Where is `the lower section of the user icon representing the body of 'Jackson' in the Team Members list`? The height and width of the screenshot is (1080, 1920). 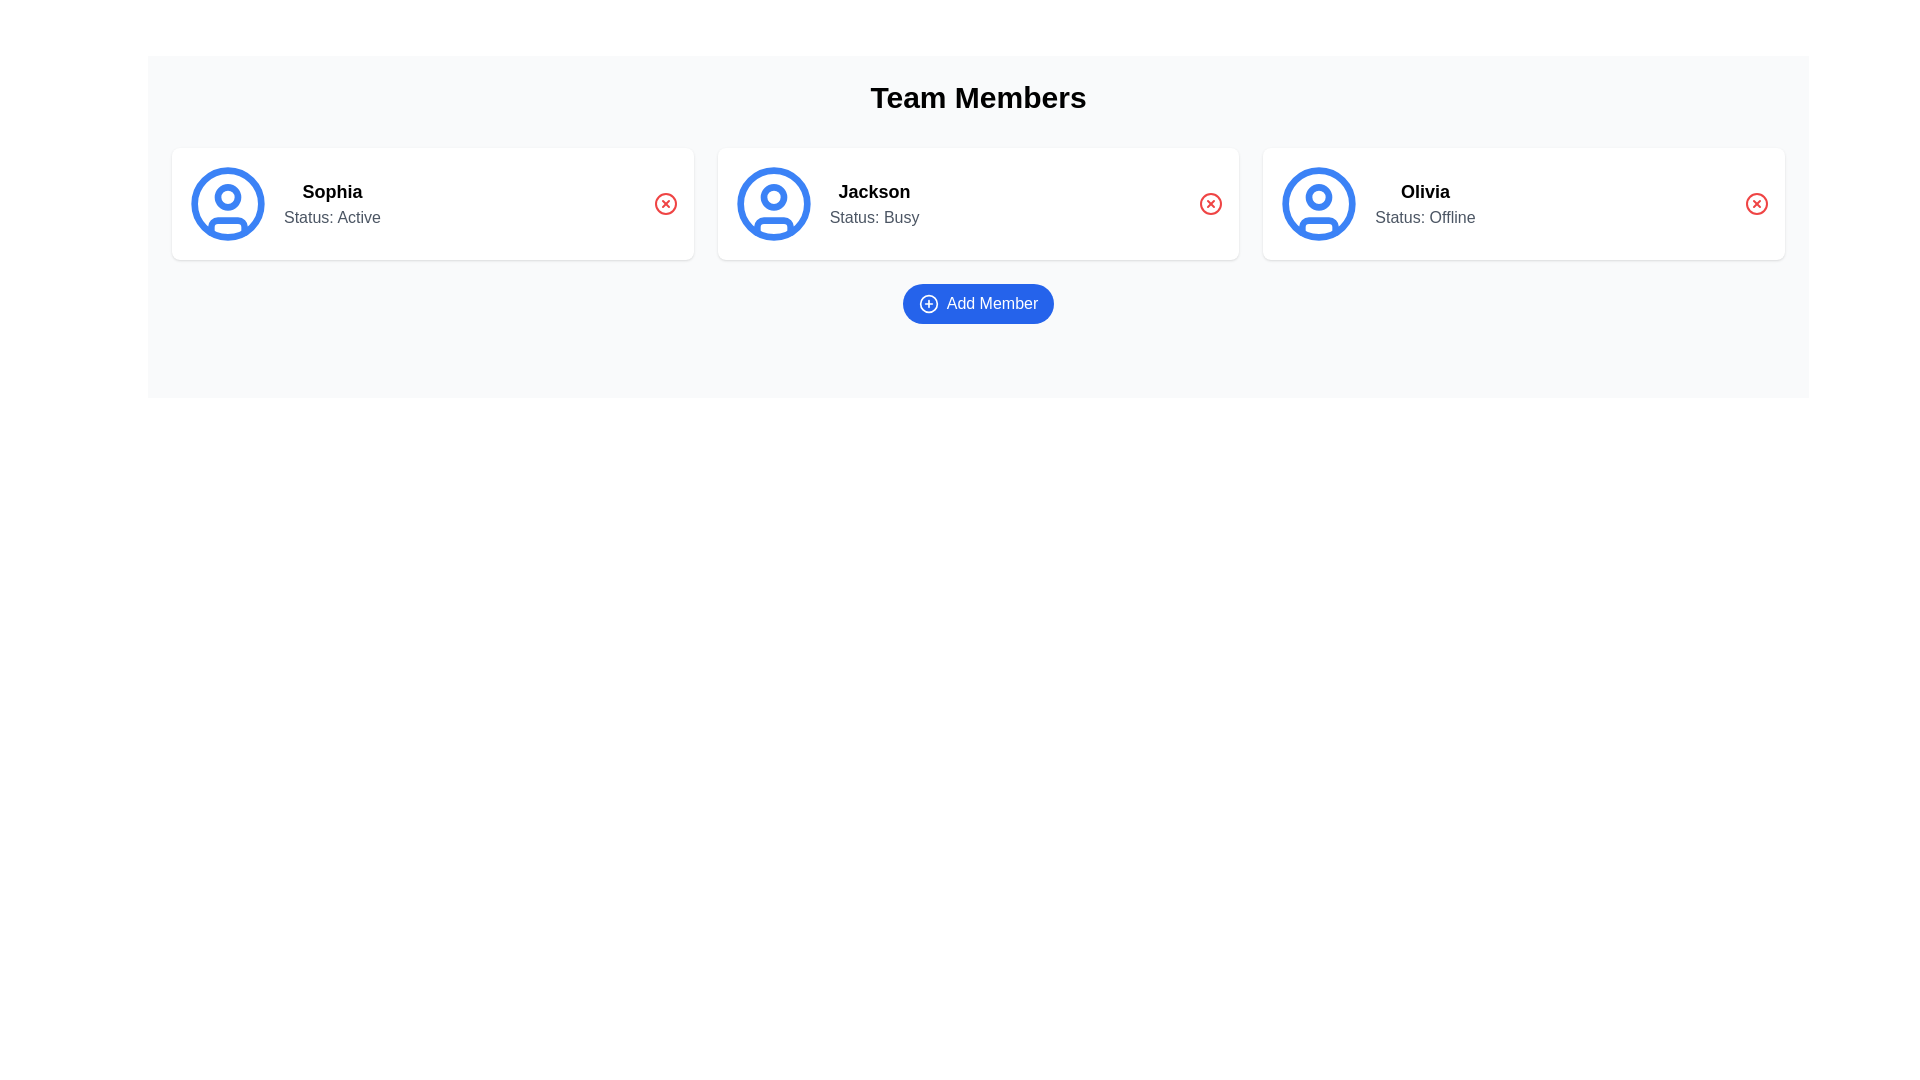 the lower section of the user icon representing the body of 'Jackson' in the Team Members list is located at coordinates (772, 225).